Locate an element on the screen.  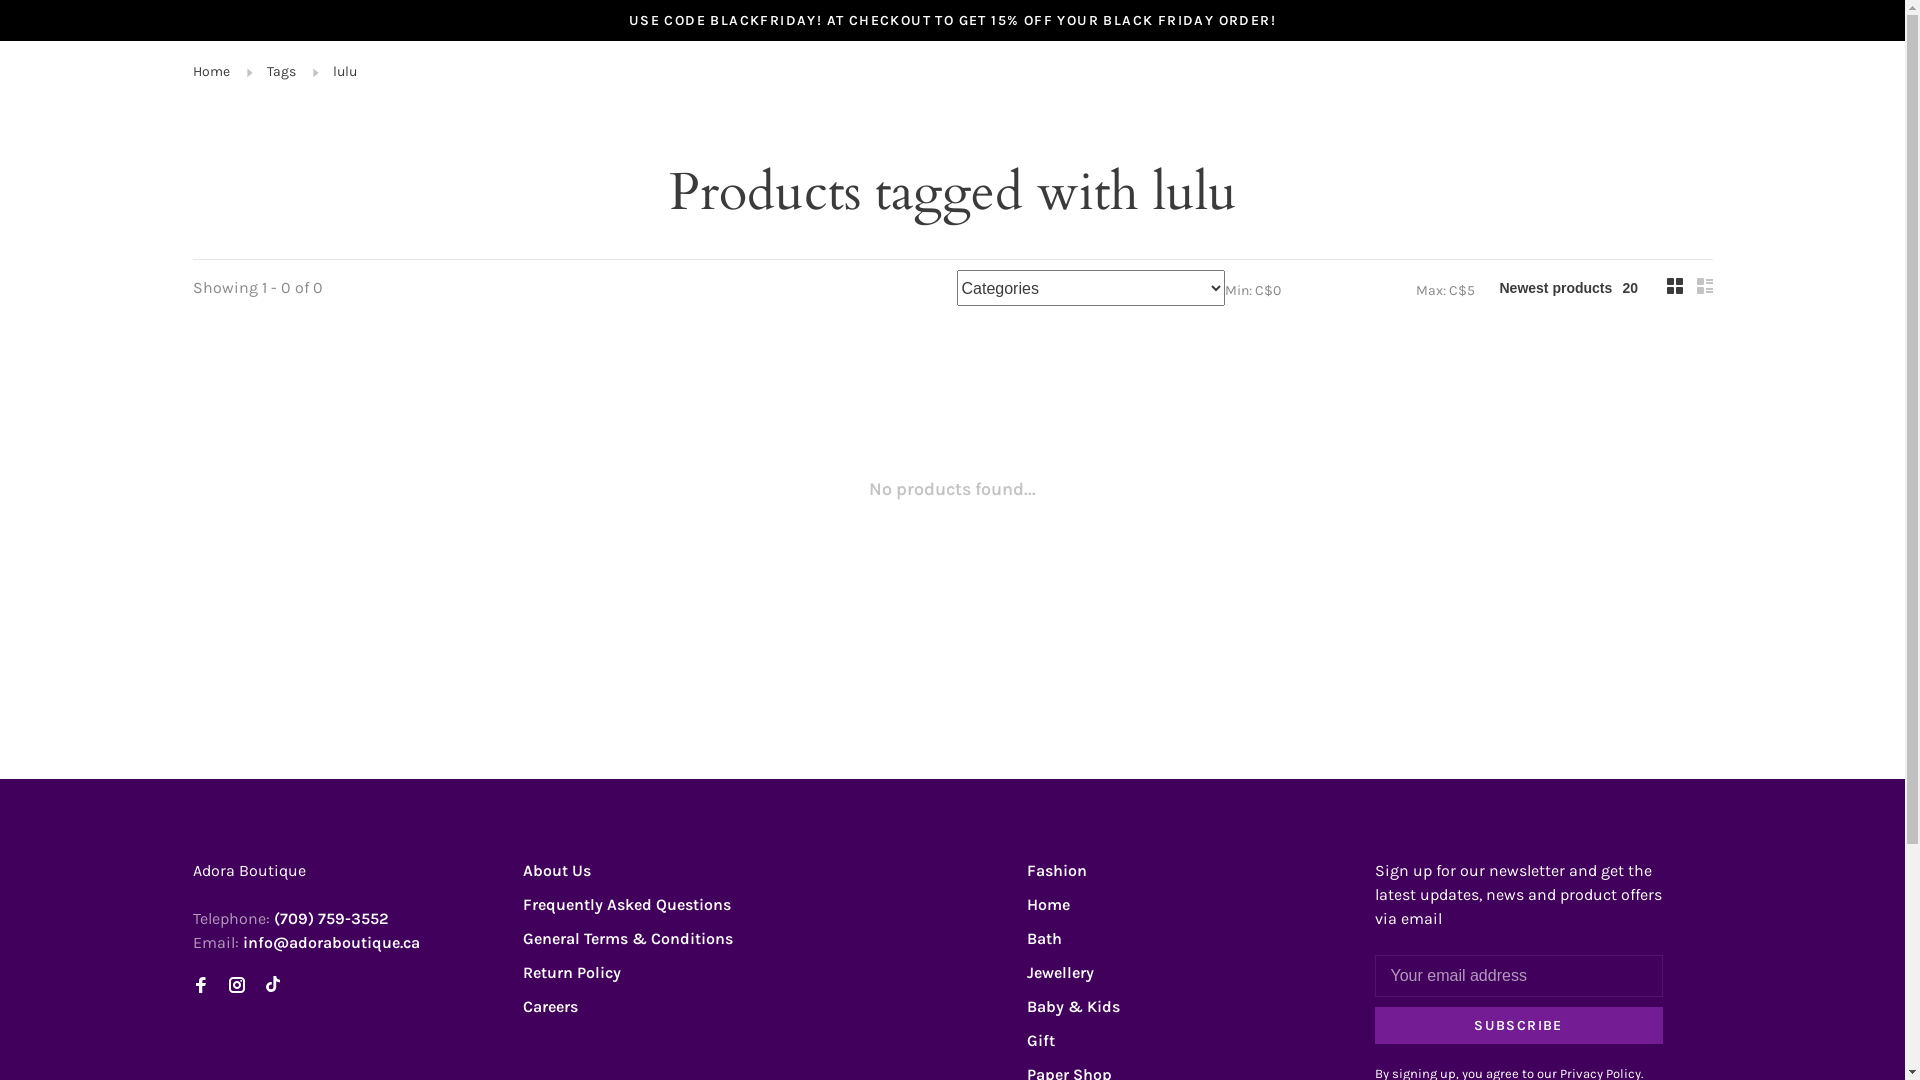
'Home' is located at coordinates (210, 70).